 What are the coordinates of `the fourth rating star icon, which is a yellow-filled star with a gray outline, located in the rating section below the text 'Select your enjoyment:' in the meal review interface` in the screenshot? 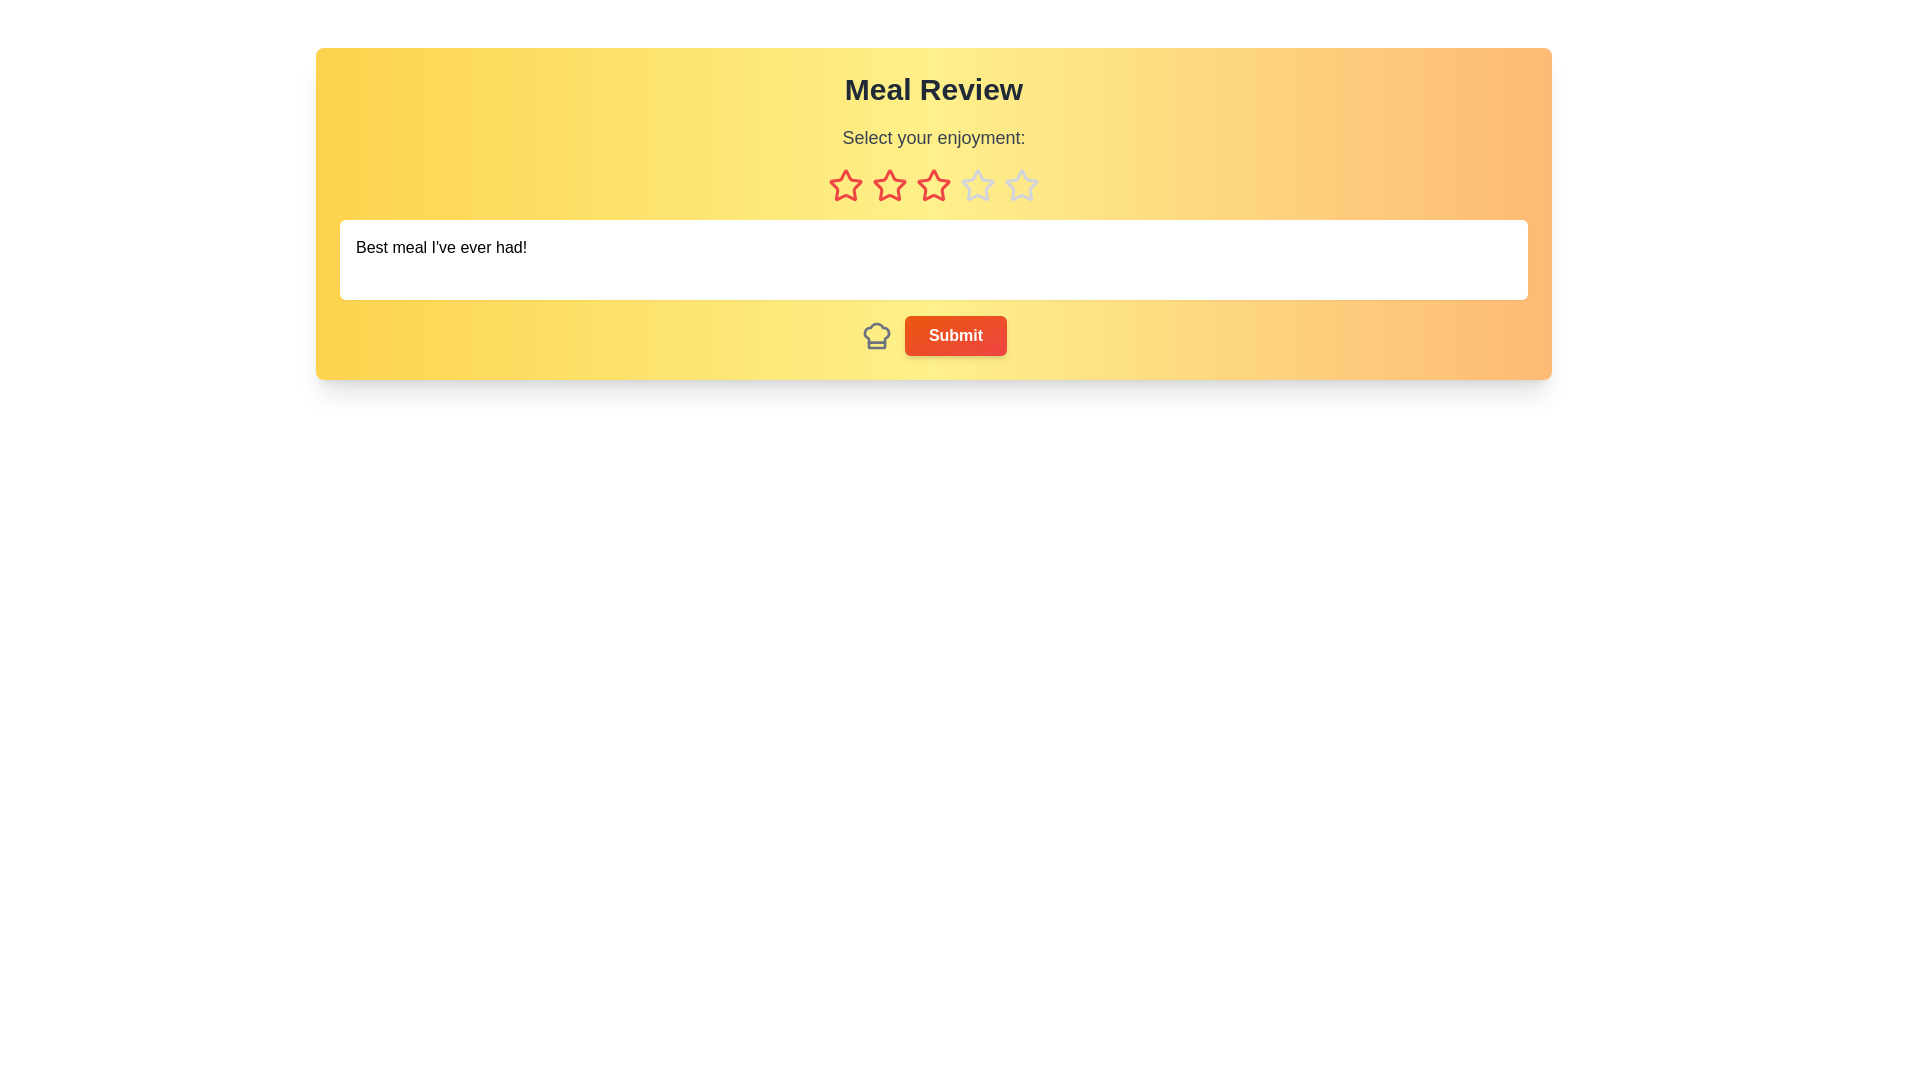 It's located at (978, 185).